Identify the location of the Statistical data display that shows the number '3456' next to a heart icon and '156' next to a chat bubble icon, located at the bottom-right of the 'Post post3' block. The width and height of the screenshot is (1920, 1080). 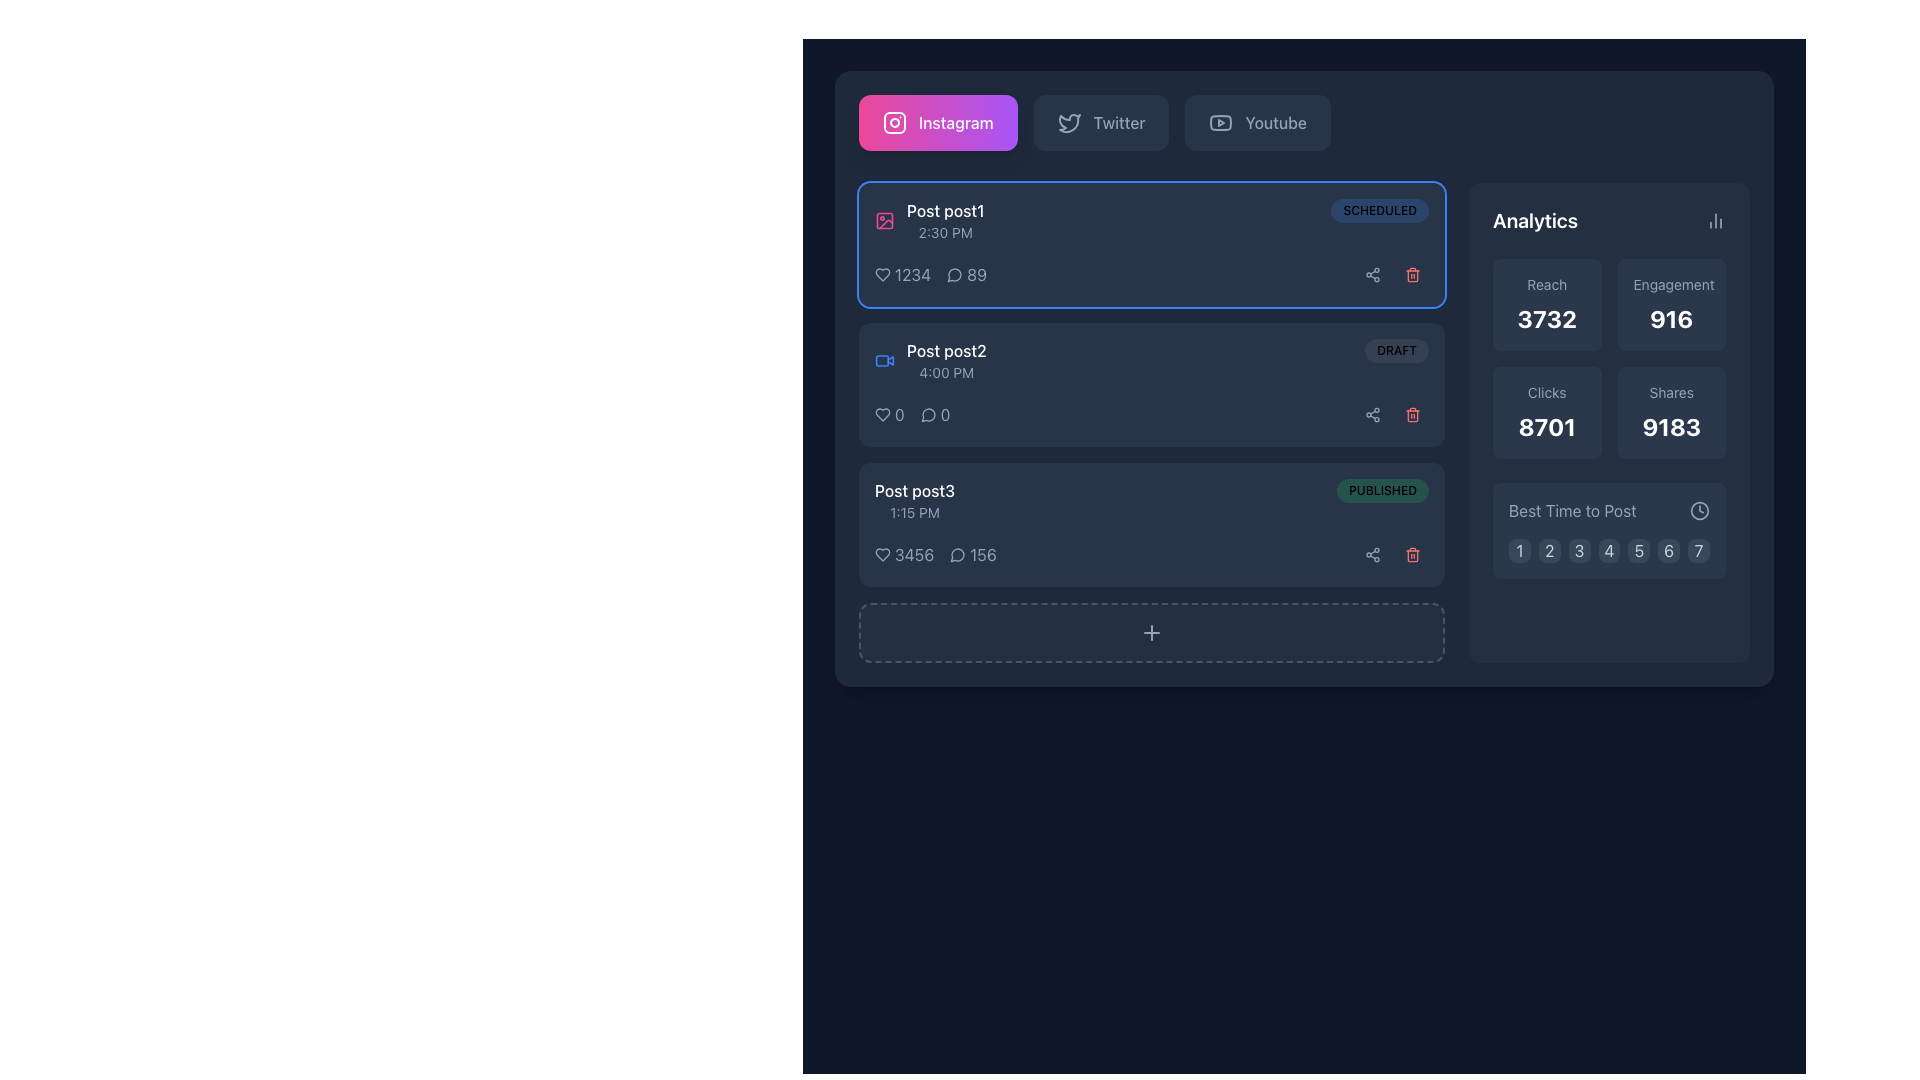
(934, 555).